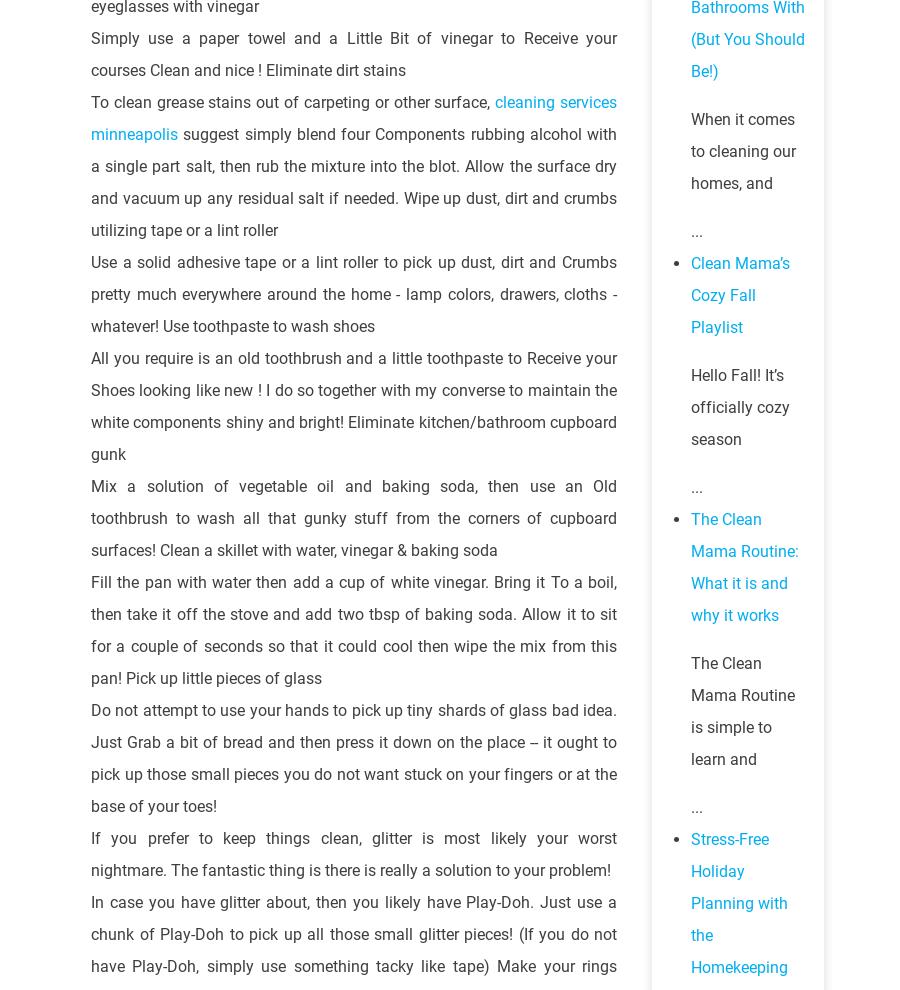 The height and width of the screenshot is (990, 900). Describe the element at coordinates (739, 406) in the screenshot. I see `'Hello Fall! It’s officially cozy season'` at that location.